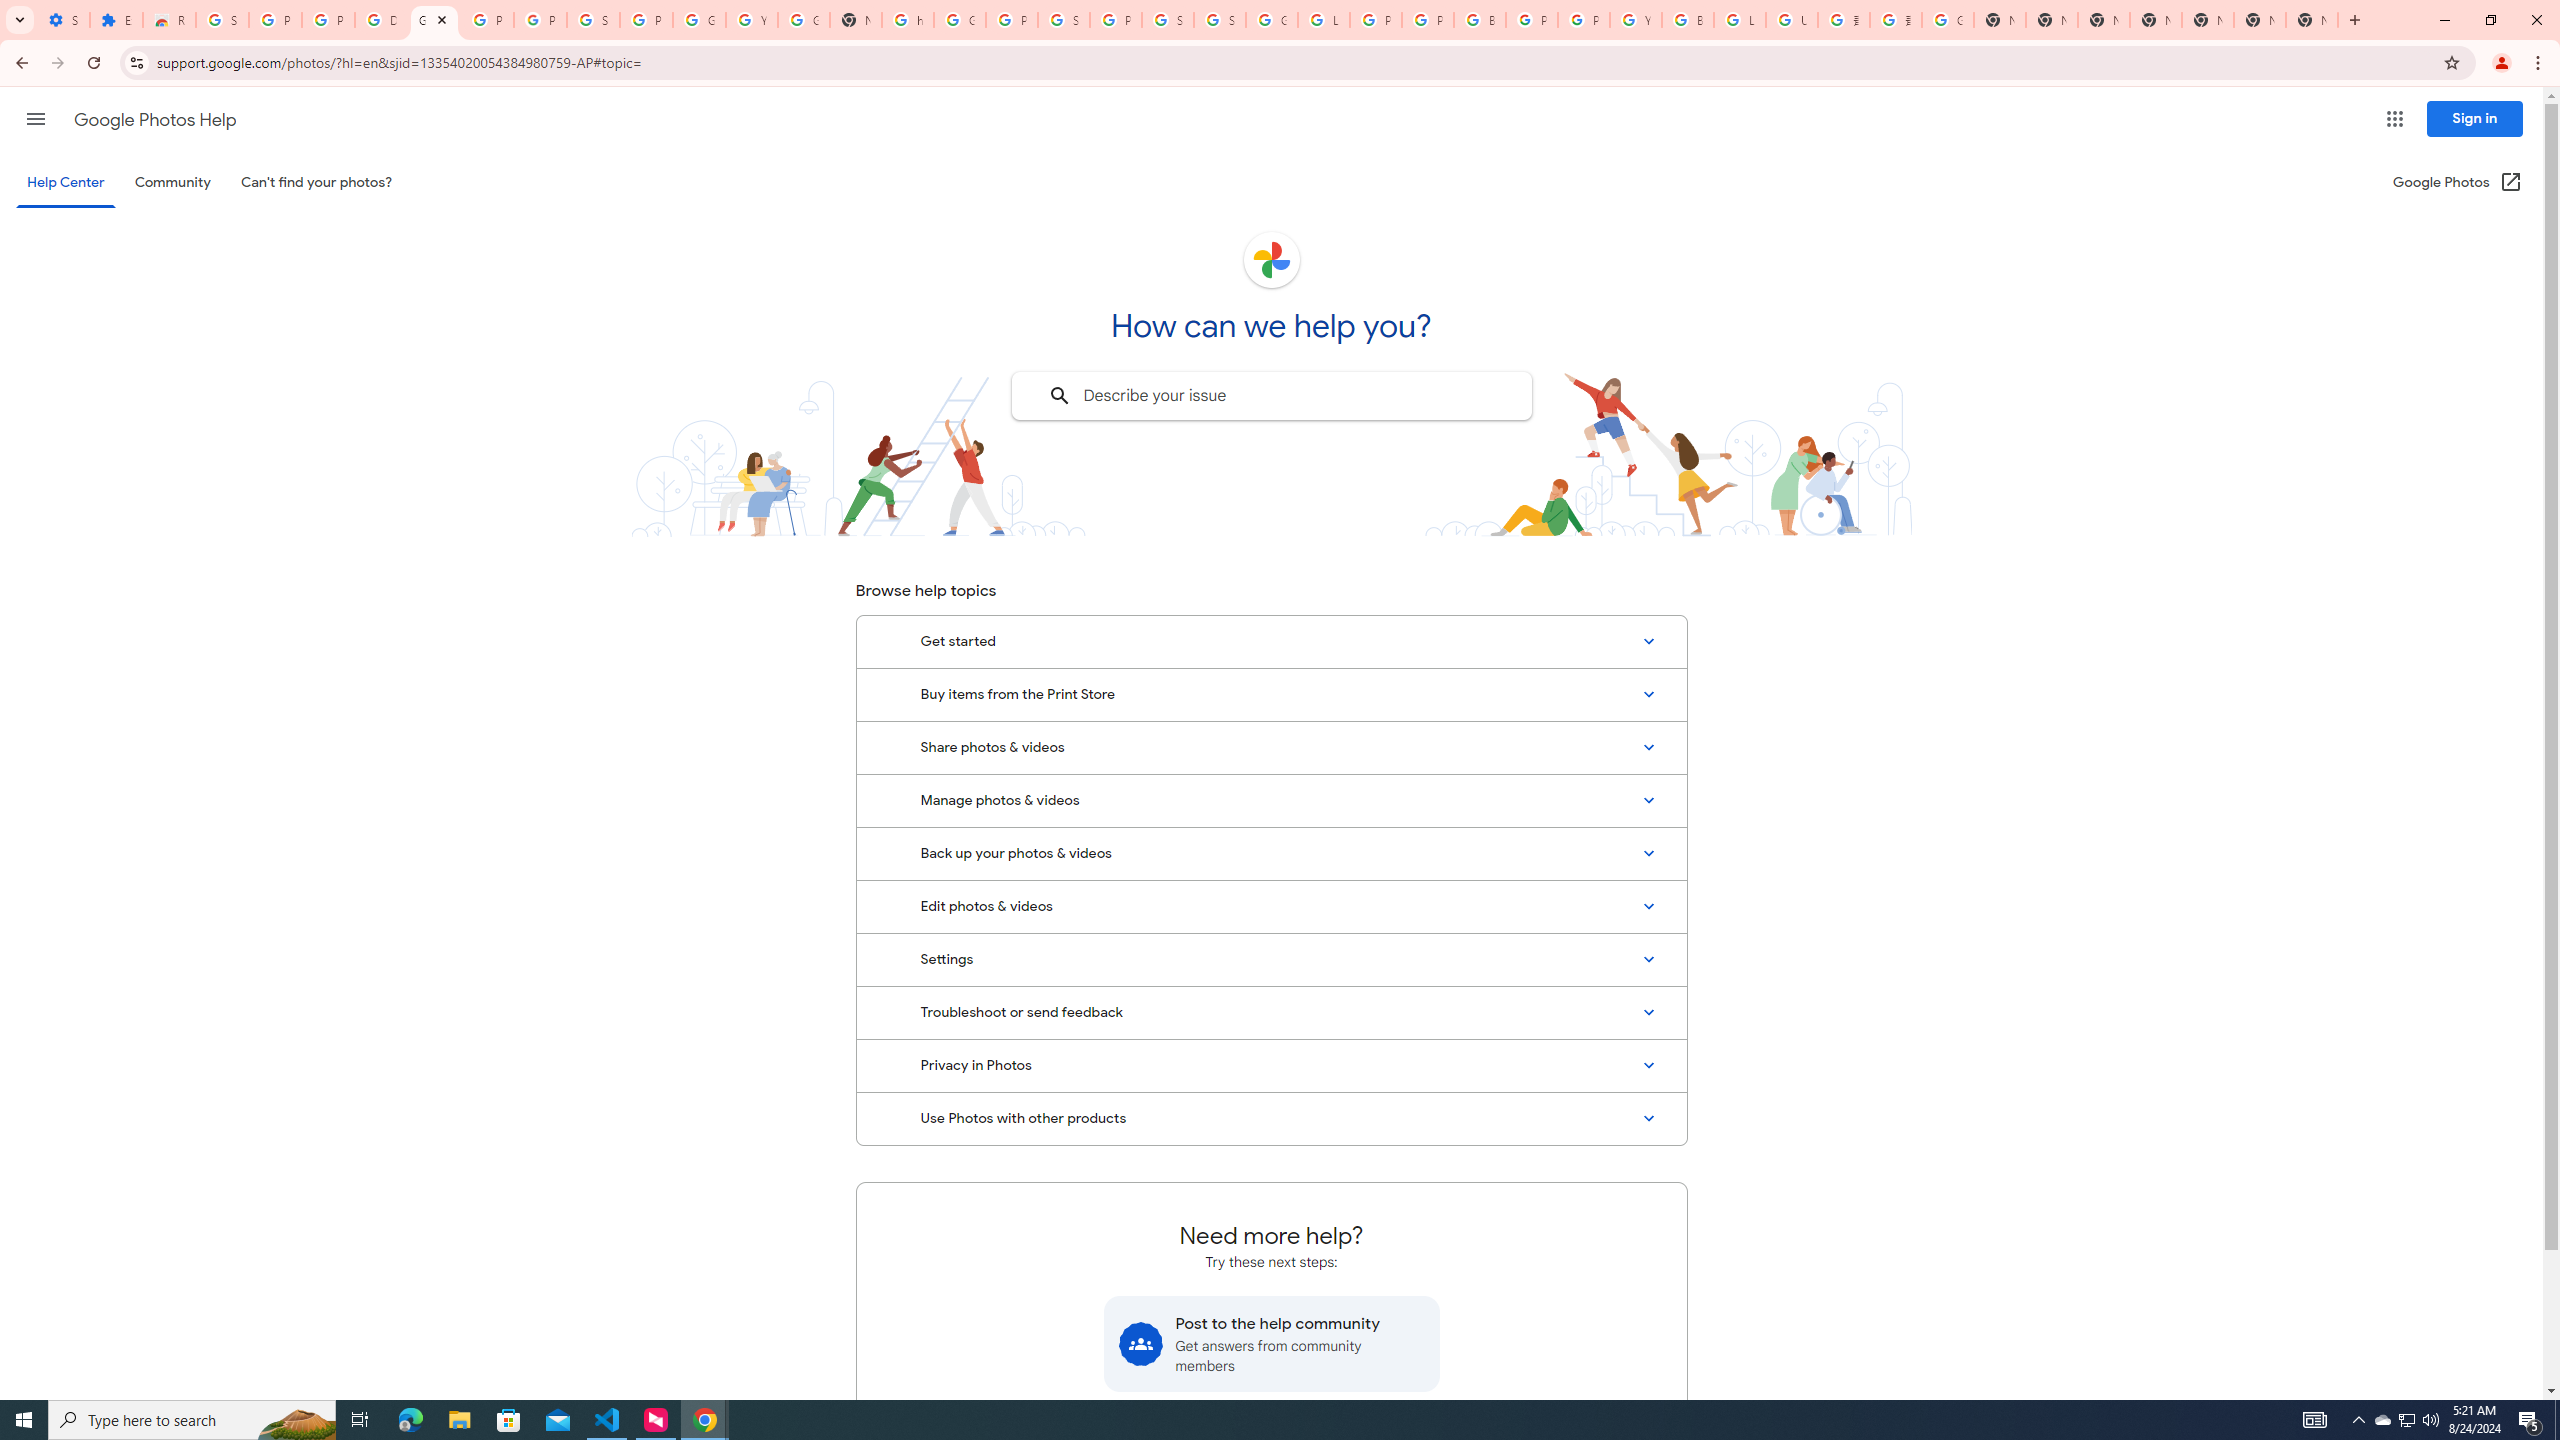 This screenshot has width=2560, height=1440. I want to click on 'New Tab', so click(2311, 19).